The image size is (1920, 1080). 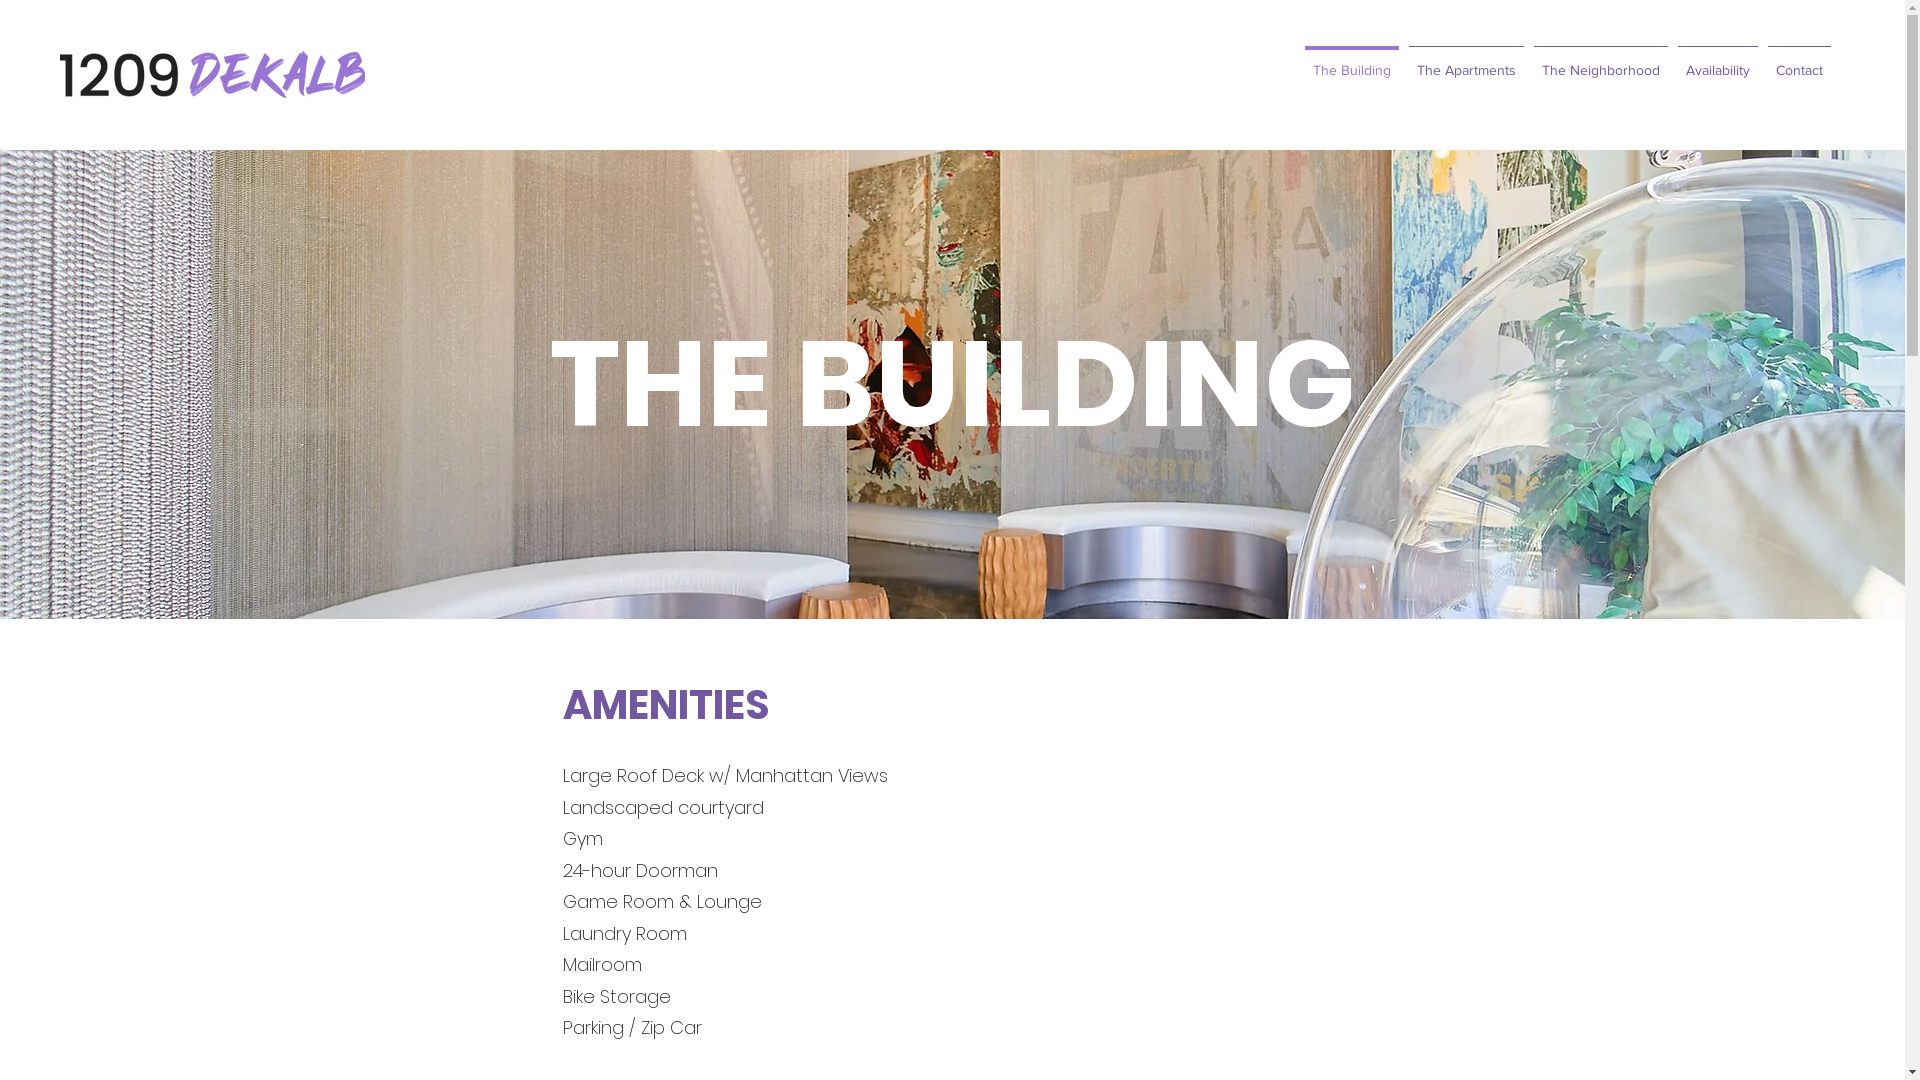 I want to click on 'The Neighborhood', so click(x=1601, y=60).